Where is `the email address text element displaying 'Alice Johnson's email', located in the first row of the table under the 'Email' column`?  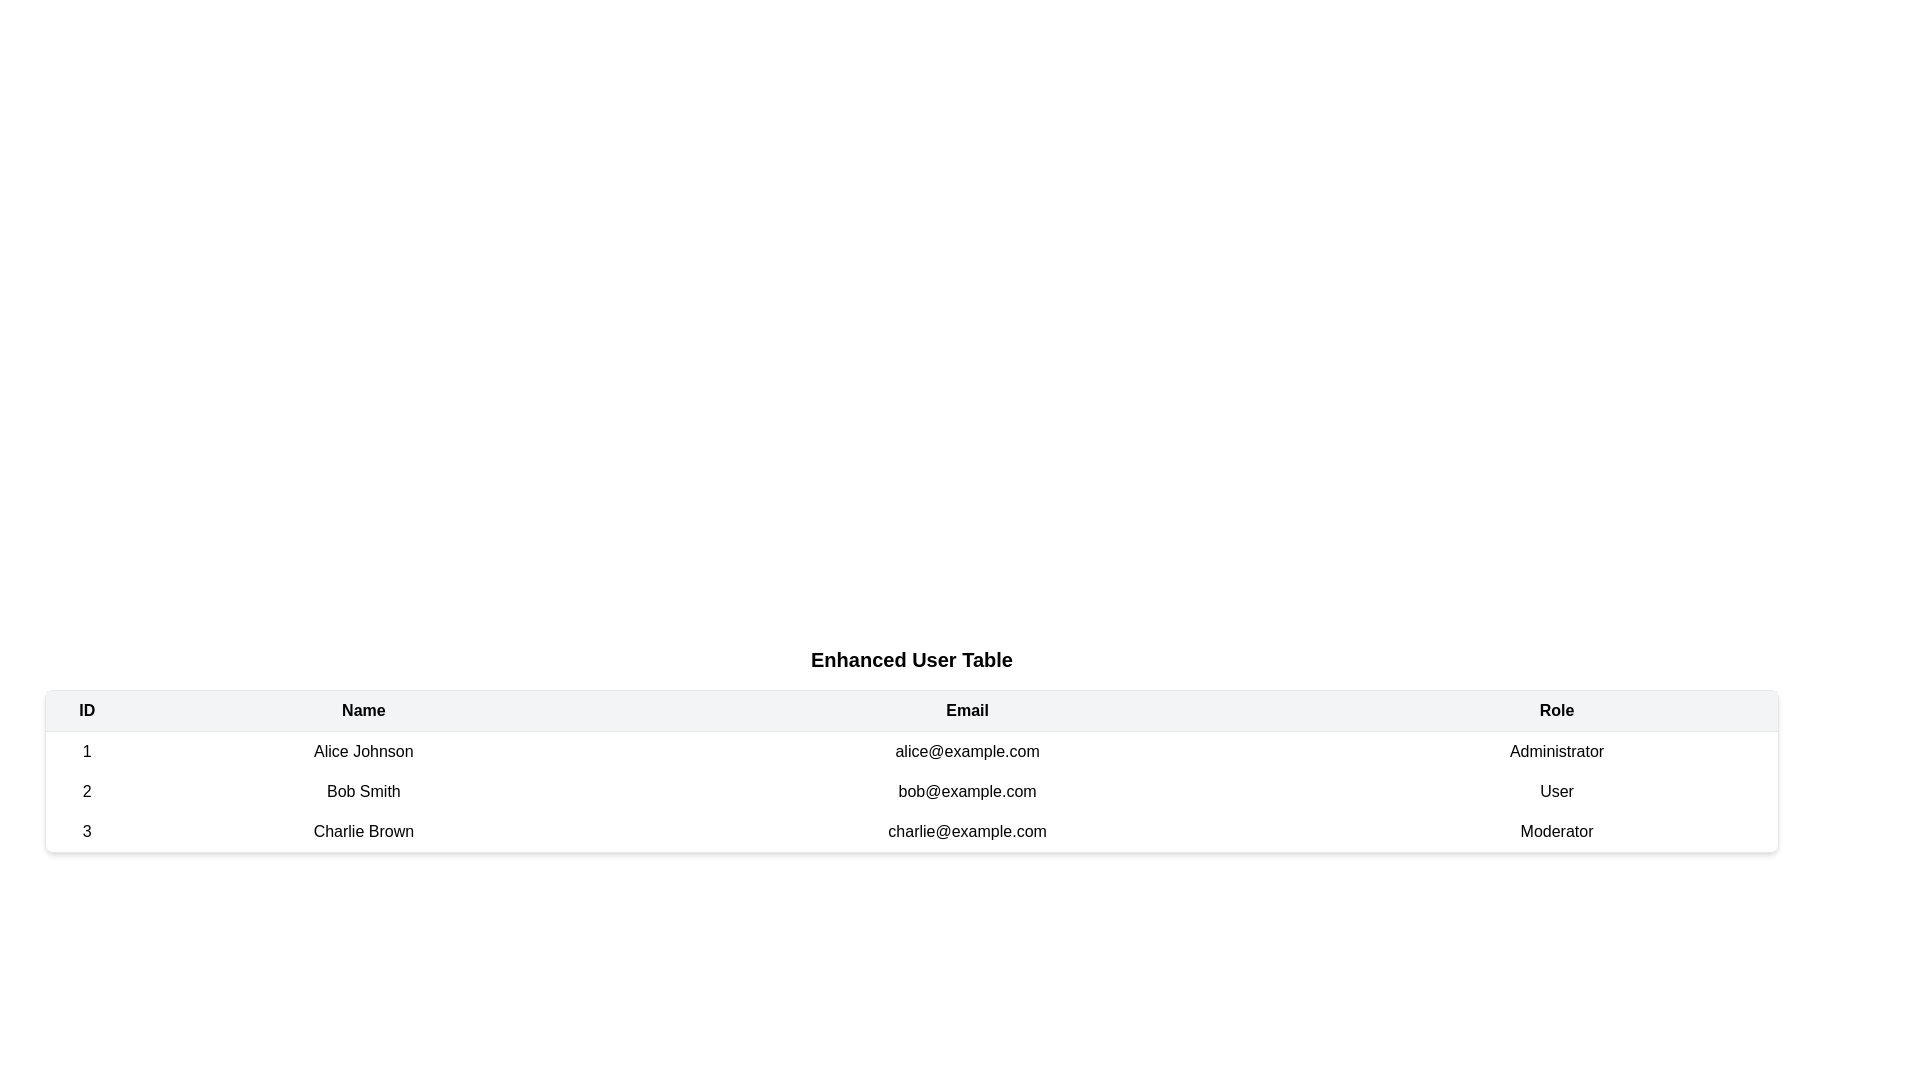
the email address text element displaying 'Alice Johnson's email', located in the first row of the table under the 'Email' column is located at coordinates (967, 751).